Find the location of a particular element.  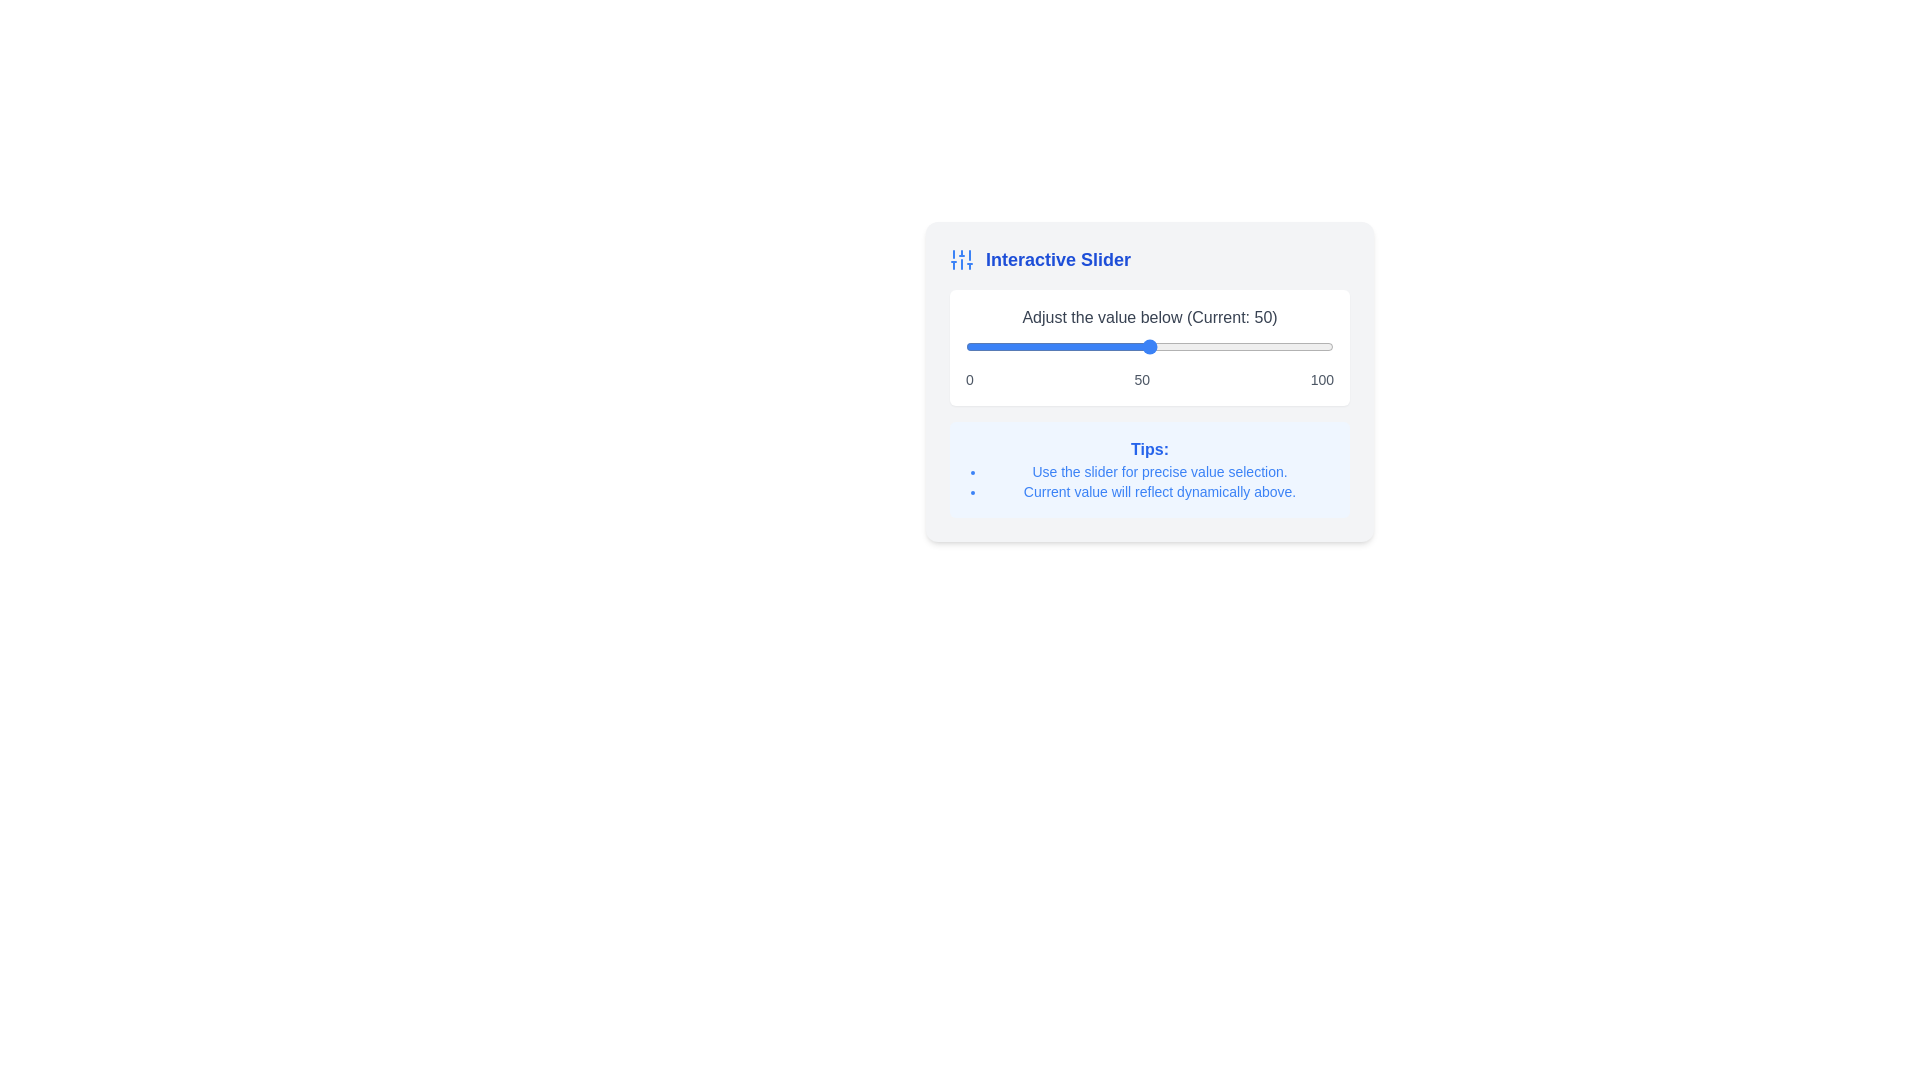

the slider value is located at coordinates (1164, 346).